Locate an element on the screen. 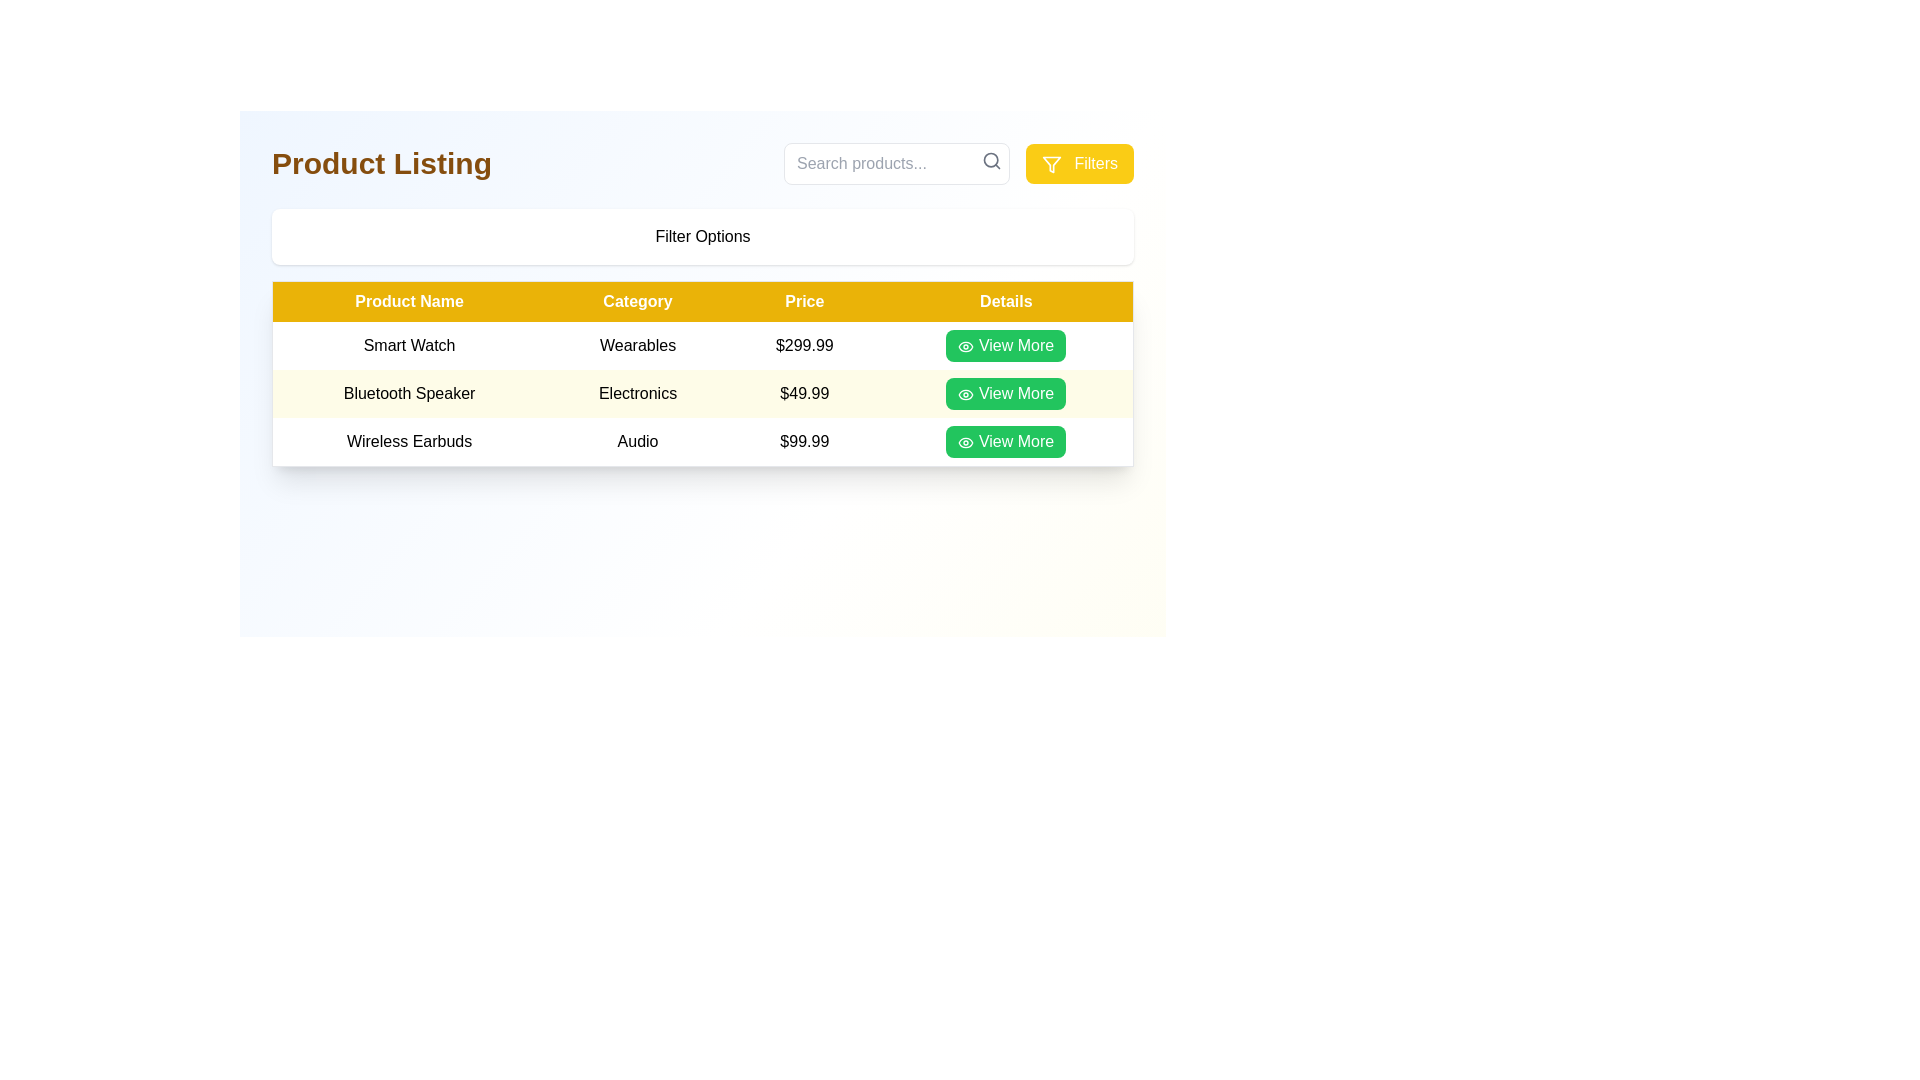 This screenshot has height=1080, width=1920. the search action icon located at the top-right corner inside the 'Search products...' input field to initiate a search is located at coordinates (992, 160).